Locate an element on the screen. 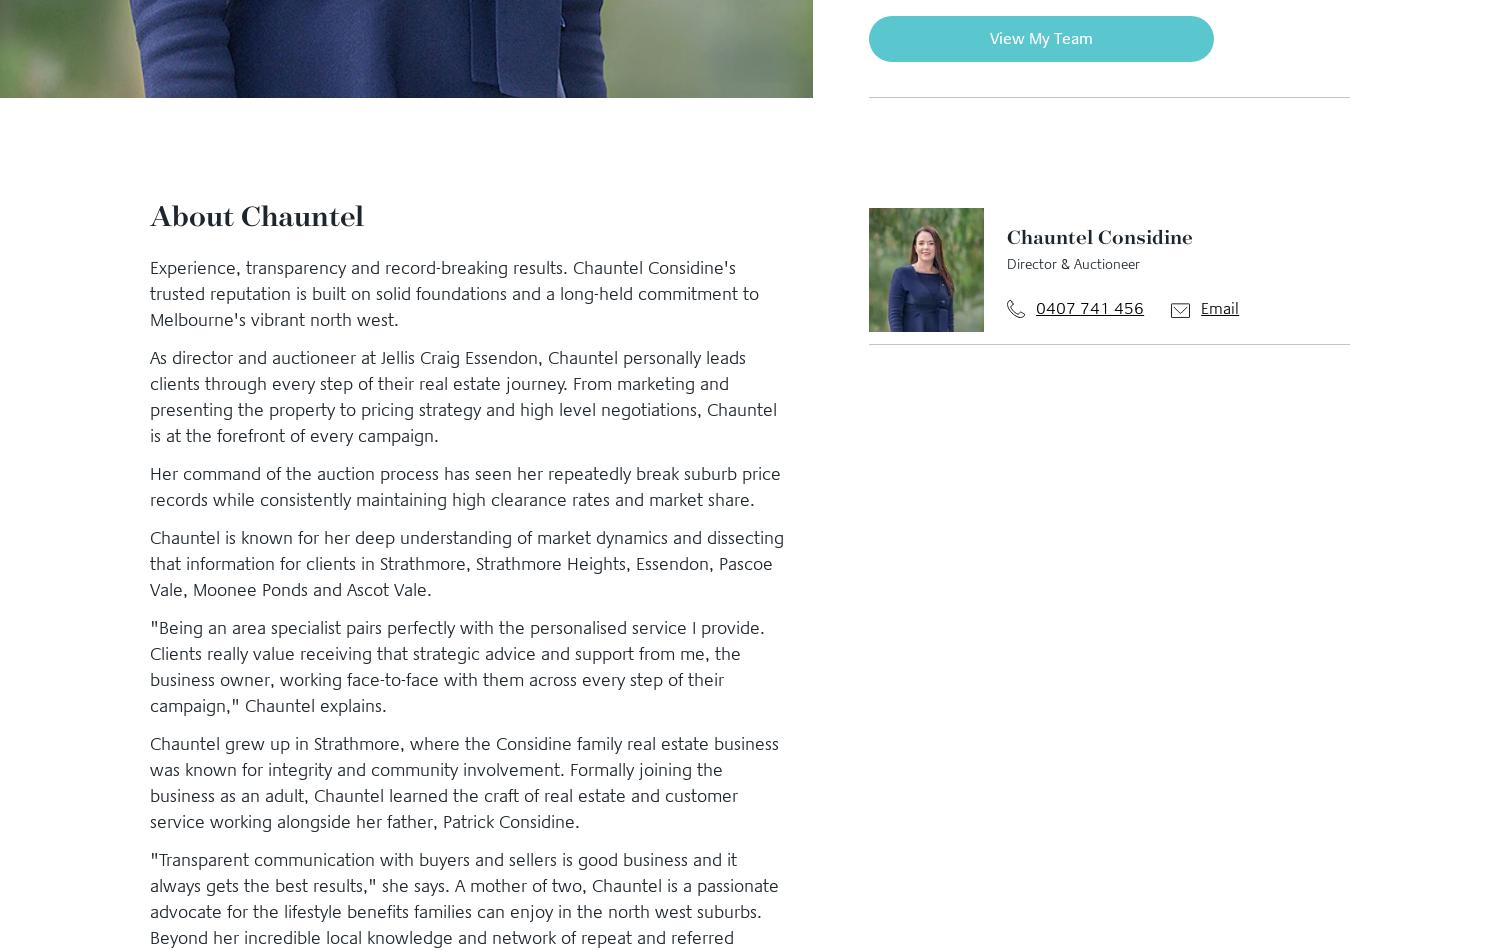 This screenshot has height=951, width=1500. 'Chauntel Considine' is located at coordinates (1098, 234).